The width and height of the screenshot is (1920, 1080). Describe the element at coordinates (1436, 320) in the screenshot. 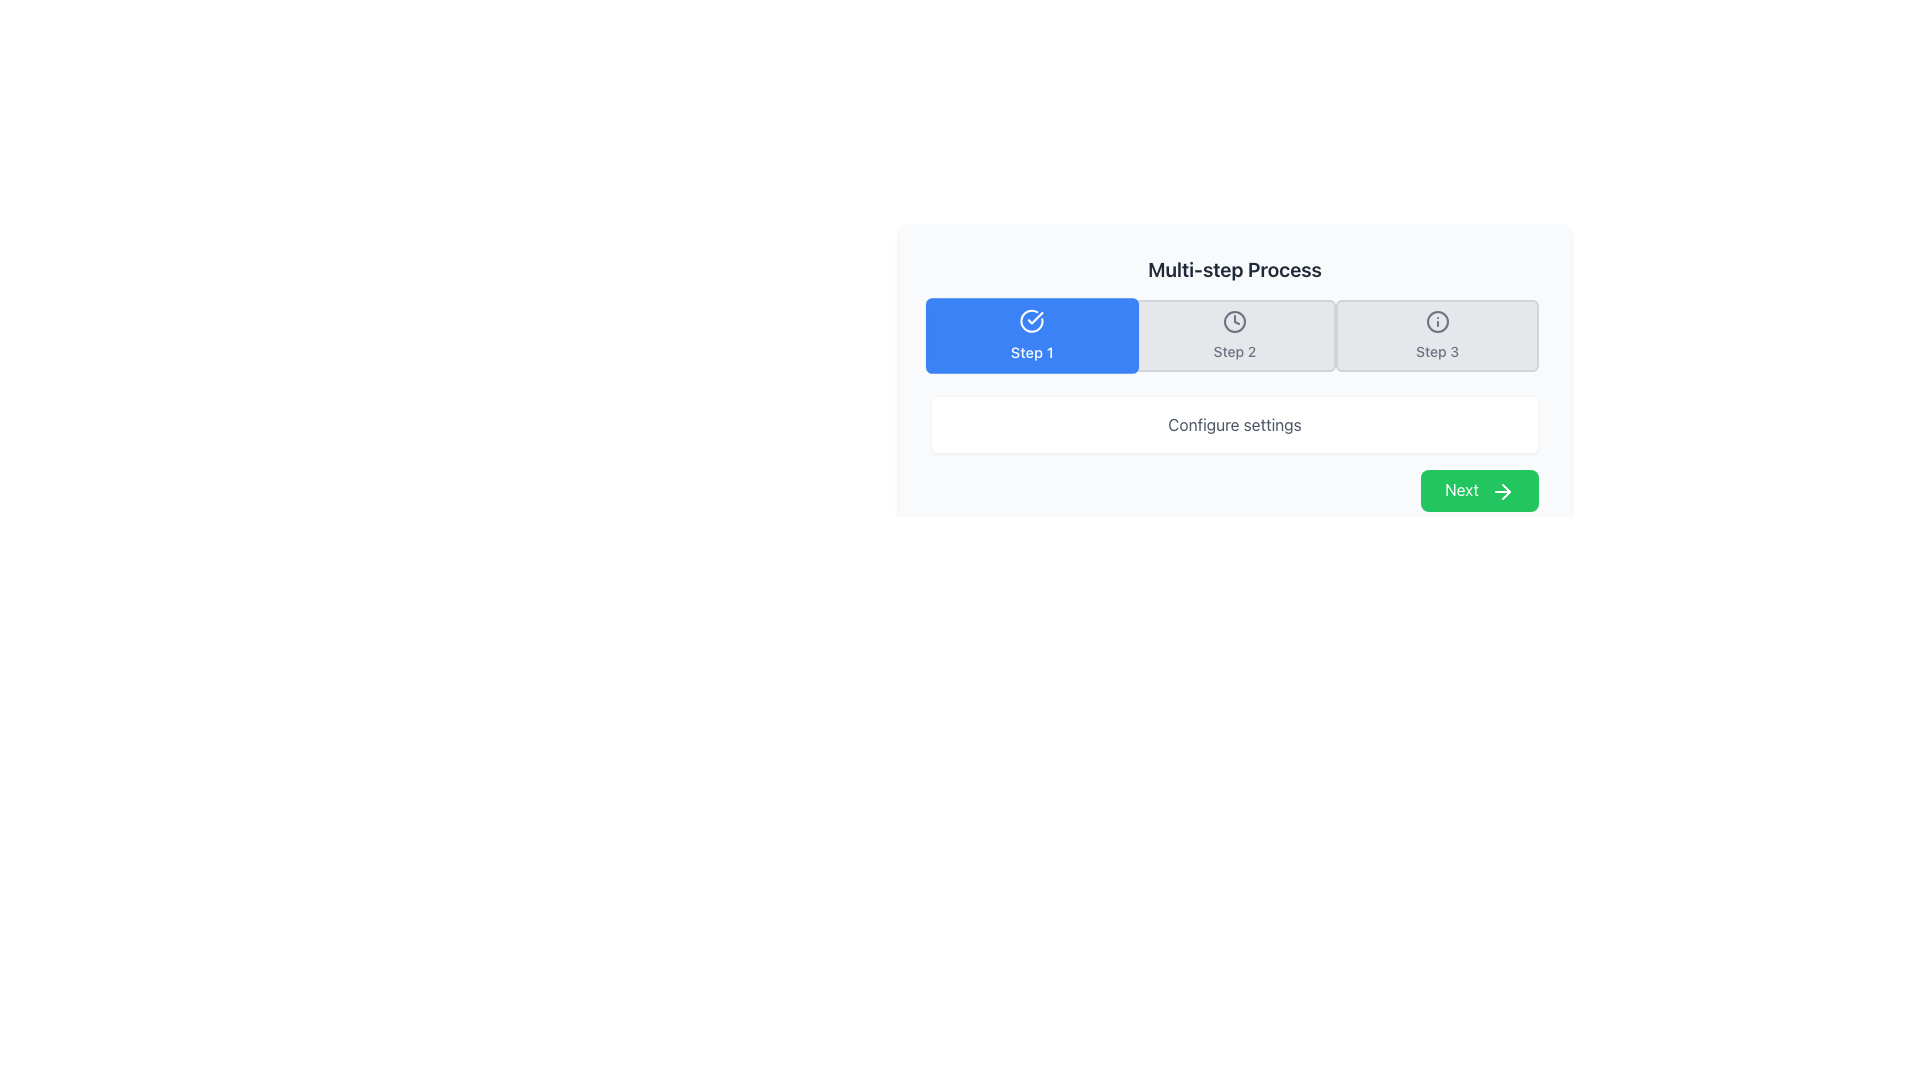

I see `the icon representing the current status of 'Step 3' in the multi-step process interface` at that location.